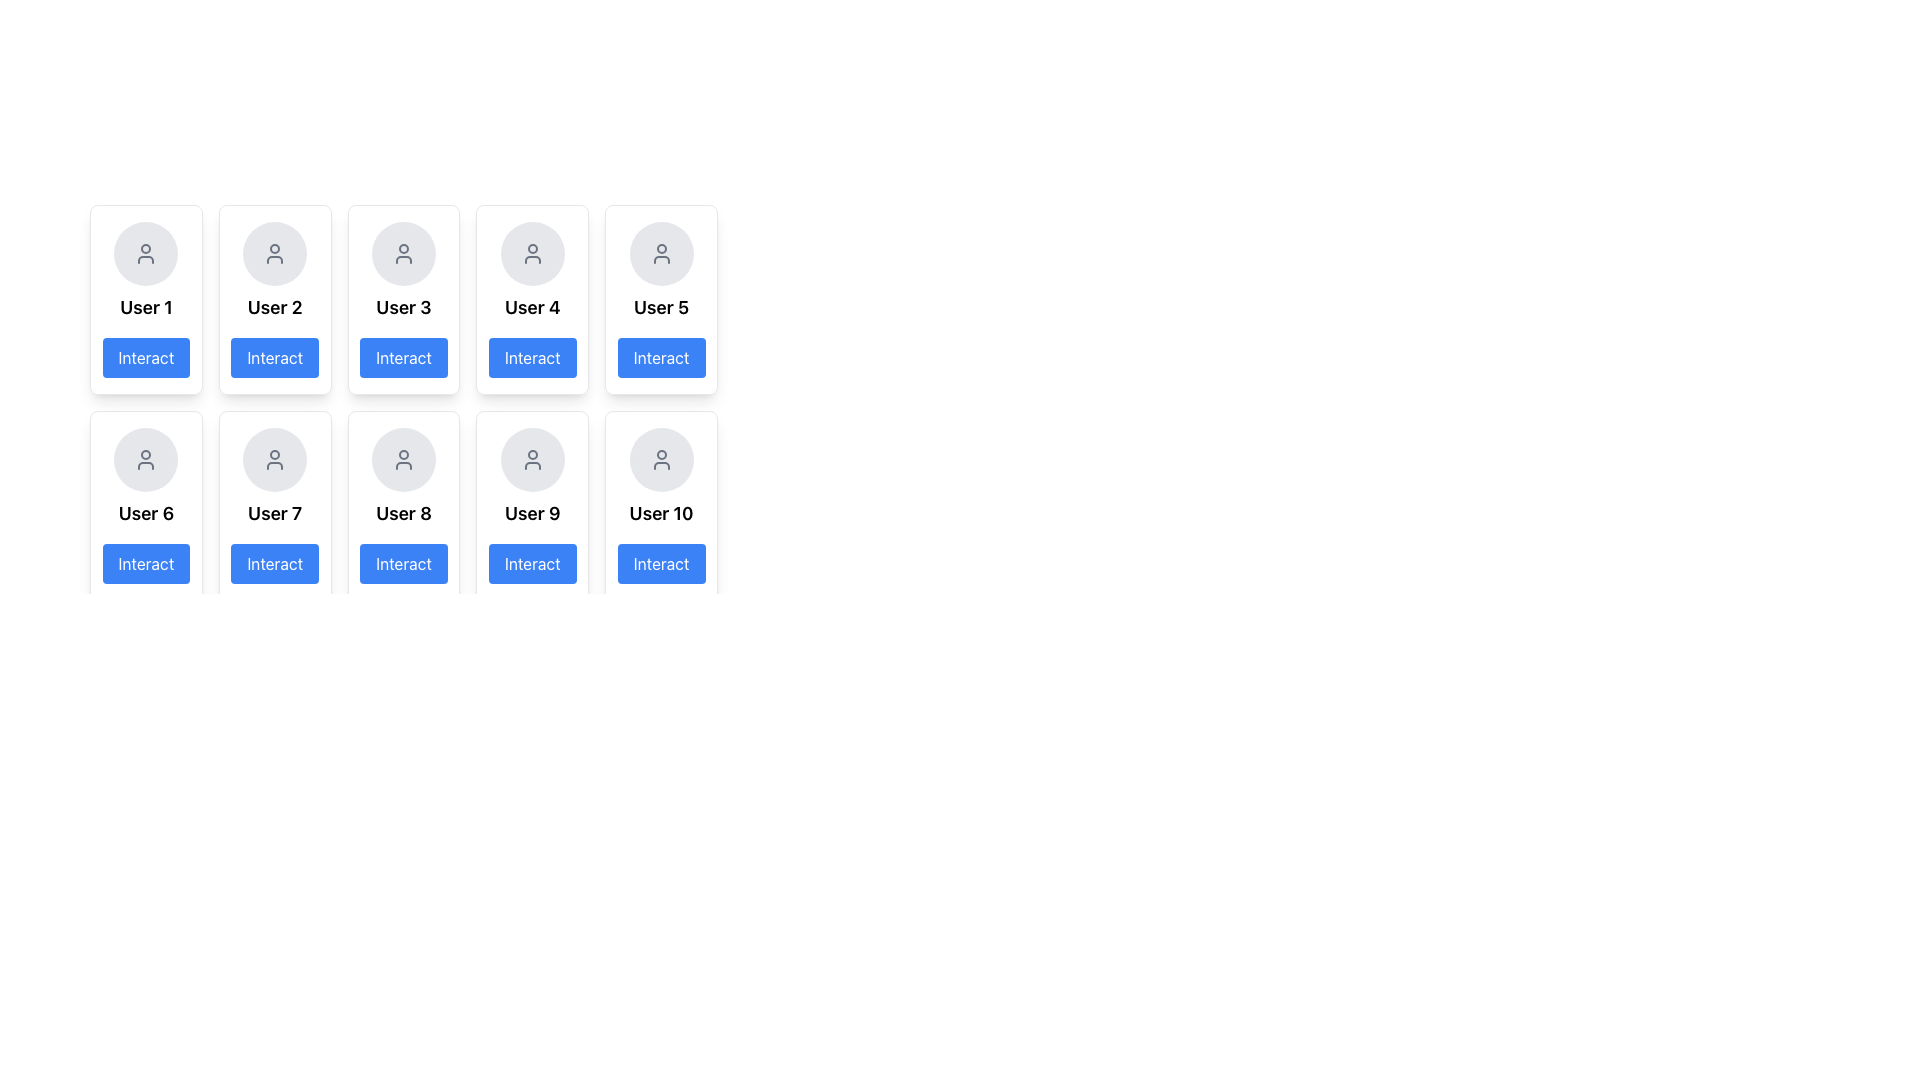  What do you see at coordinates (532, 563) in the screenshot?
I see `the button located at the bottom of the user card labeled 'User 9' to change its color` at bounding box center [532, 563].